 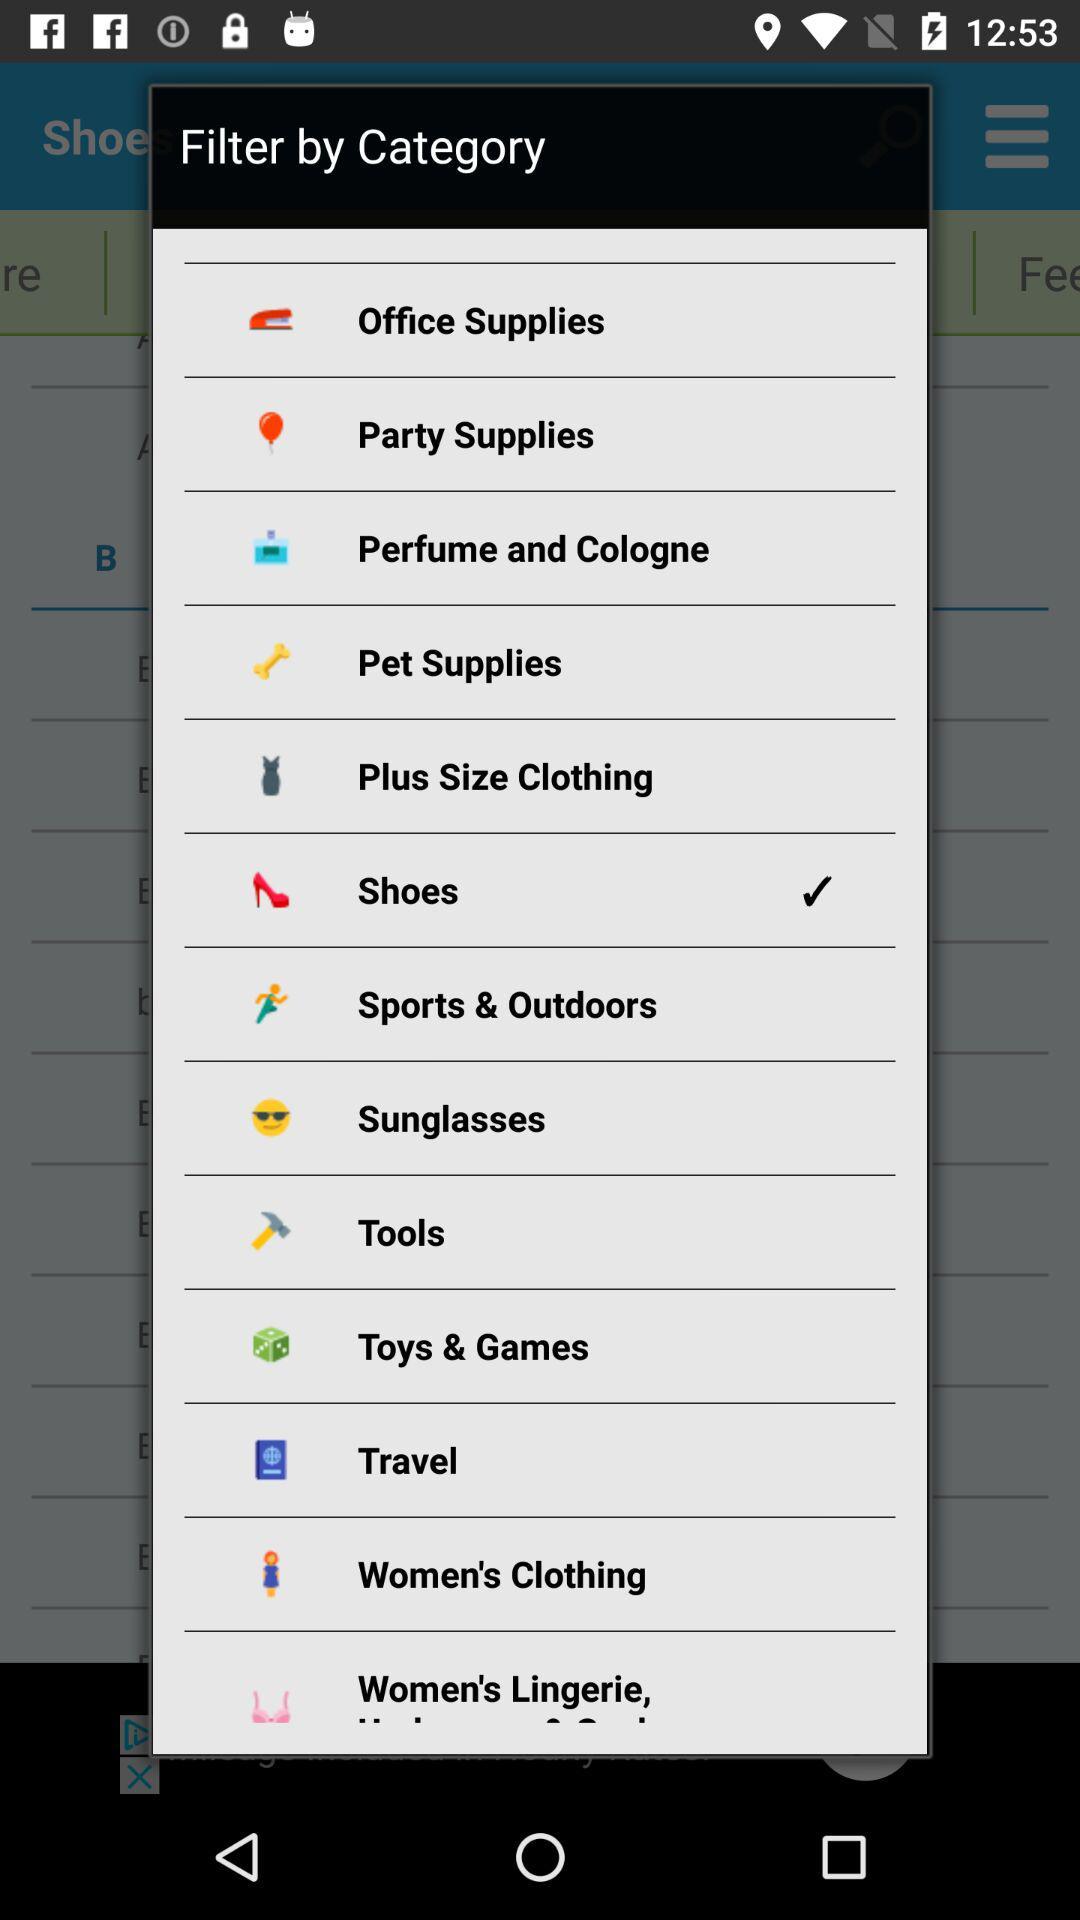 I want to click on plus size clothing, so click(x=563, y=774).